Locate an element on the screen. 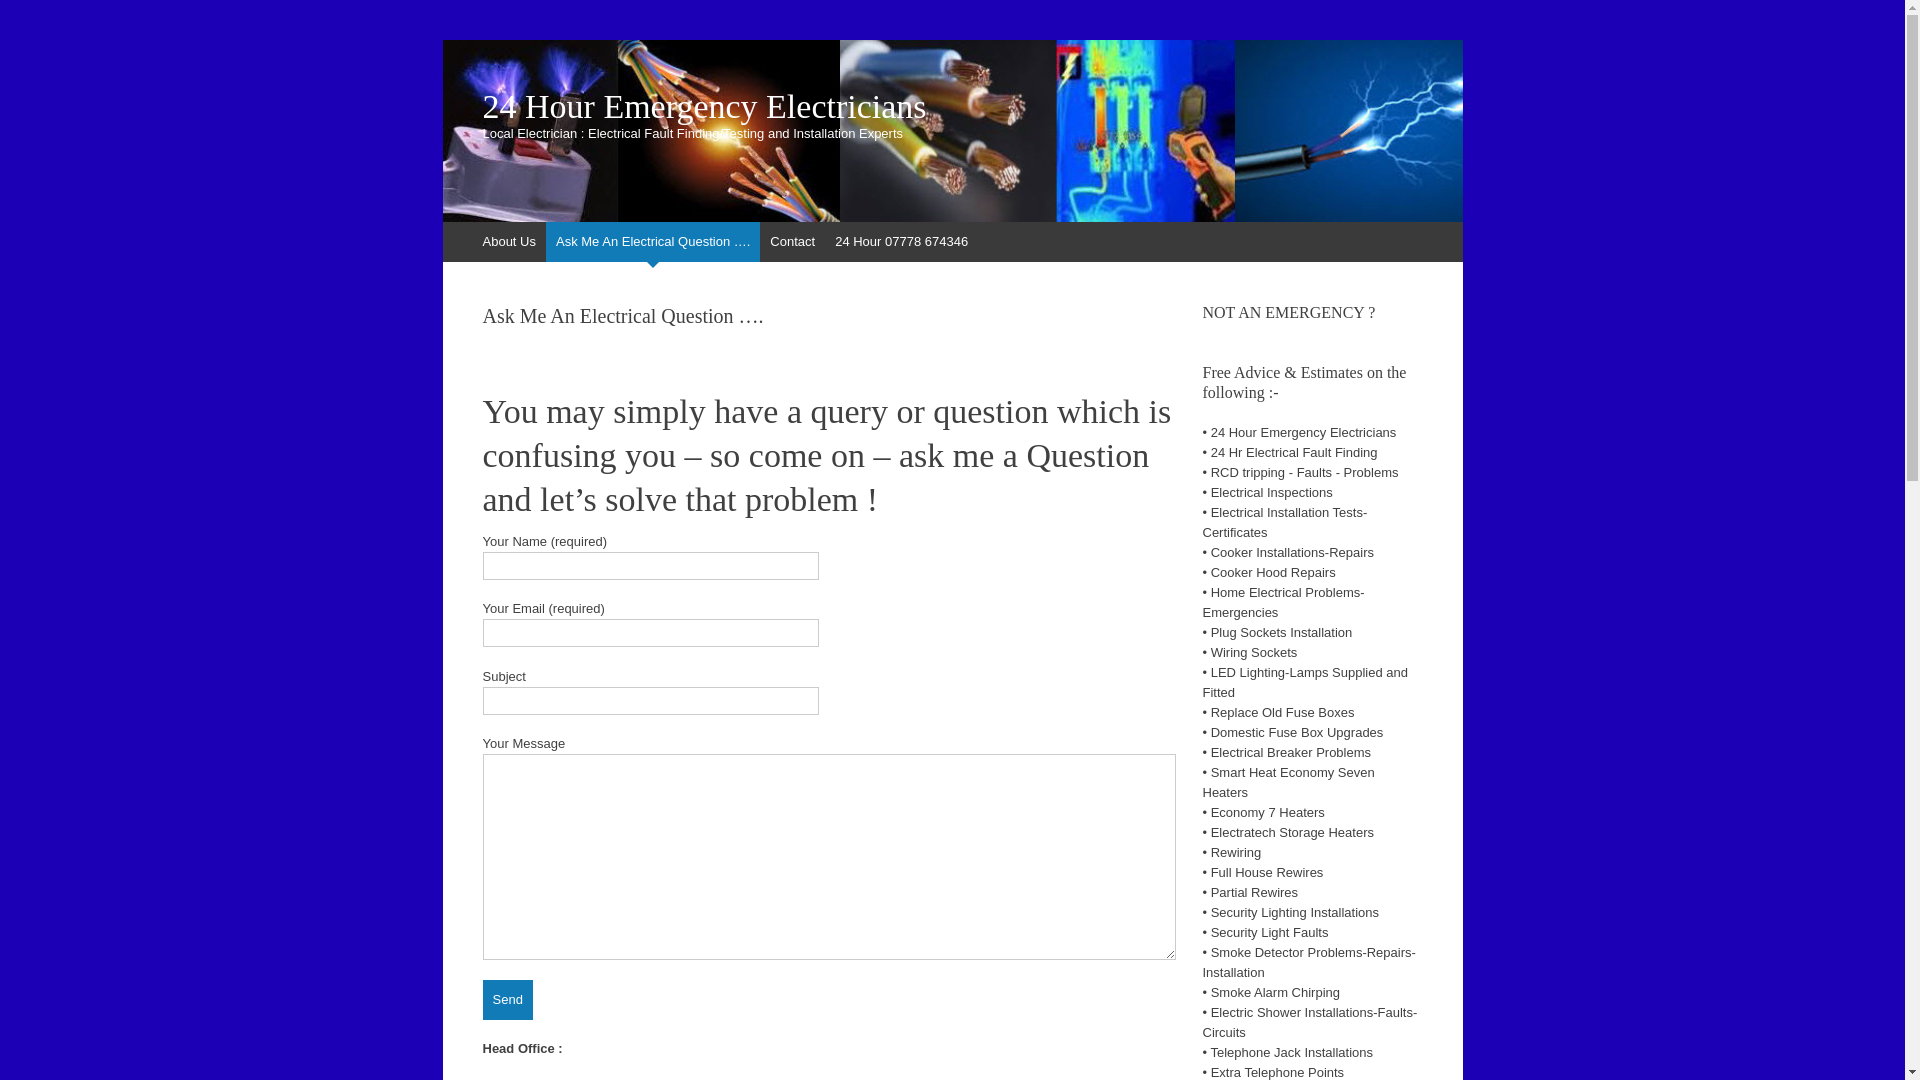  'Send' is located at coordinates (507, 999).